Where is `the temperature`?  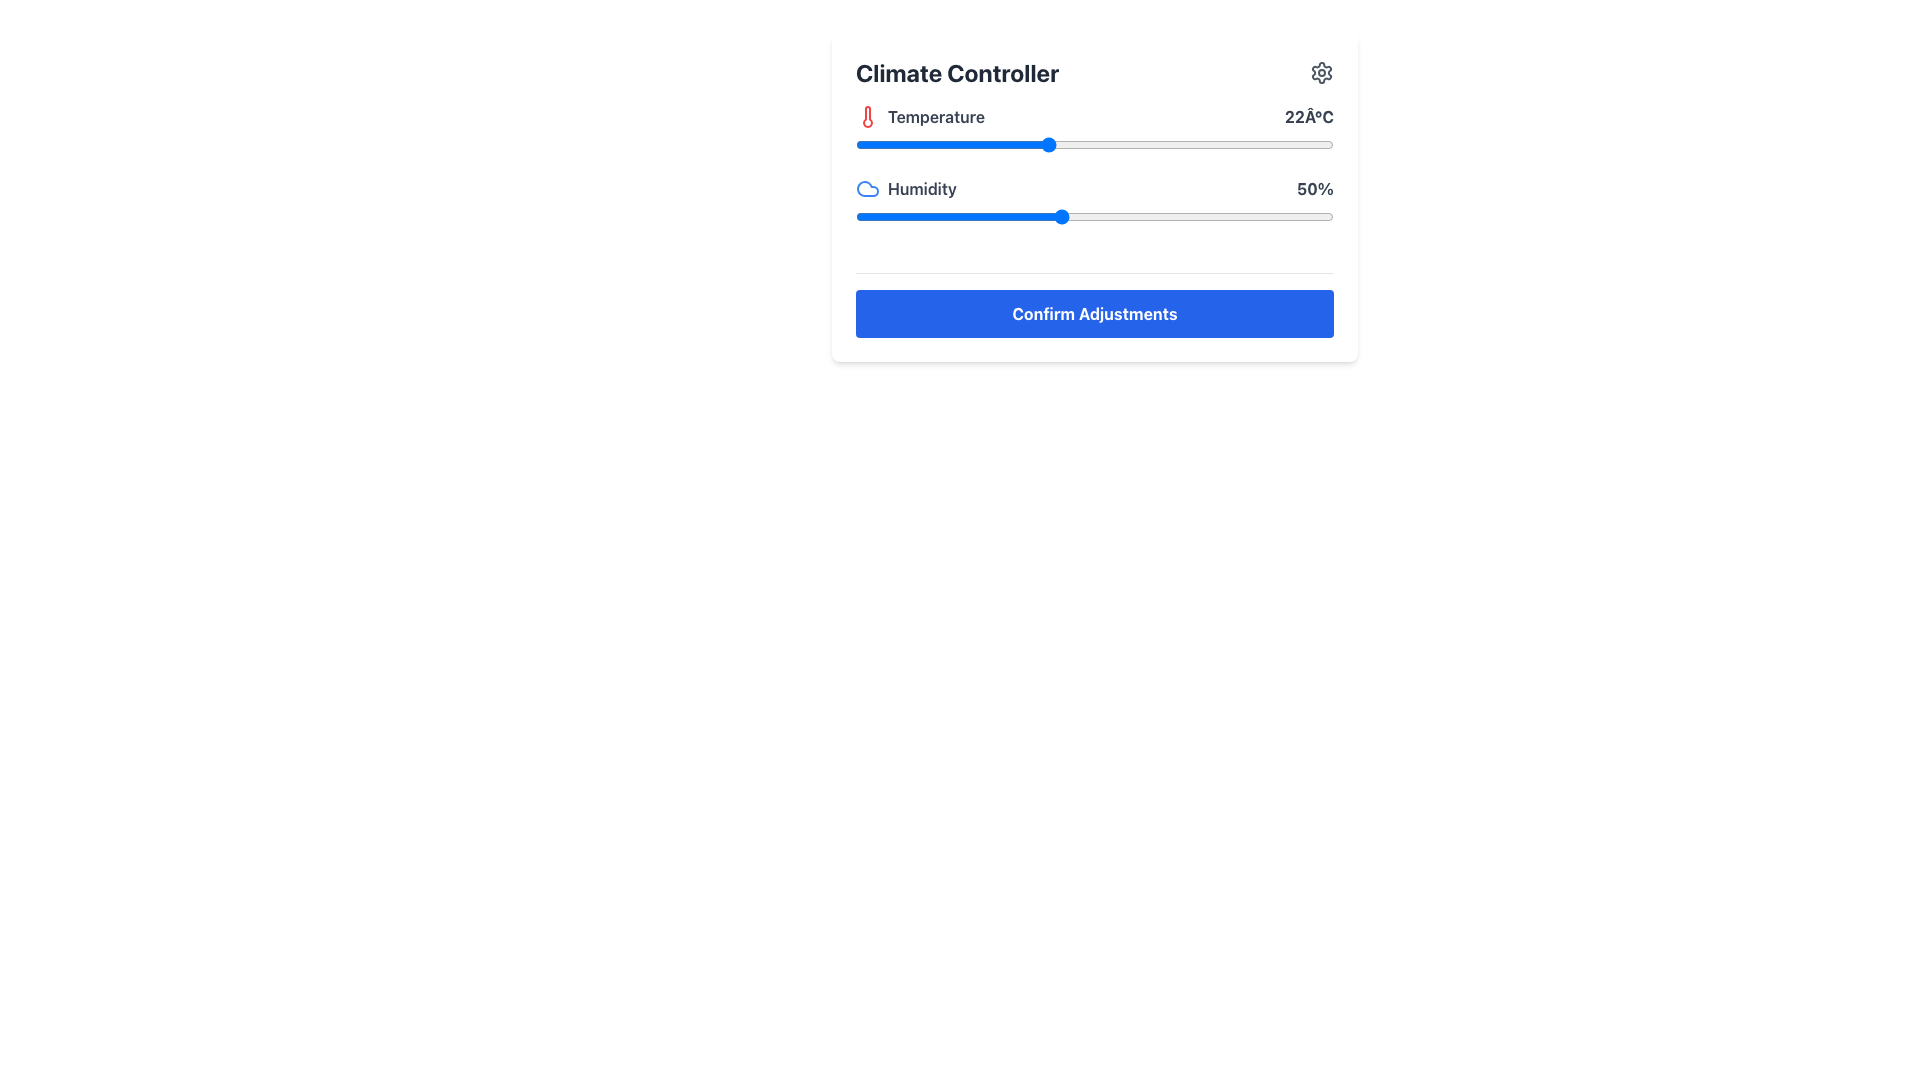
the temperature is located at coordinates (1205, 144).